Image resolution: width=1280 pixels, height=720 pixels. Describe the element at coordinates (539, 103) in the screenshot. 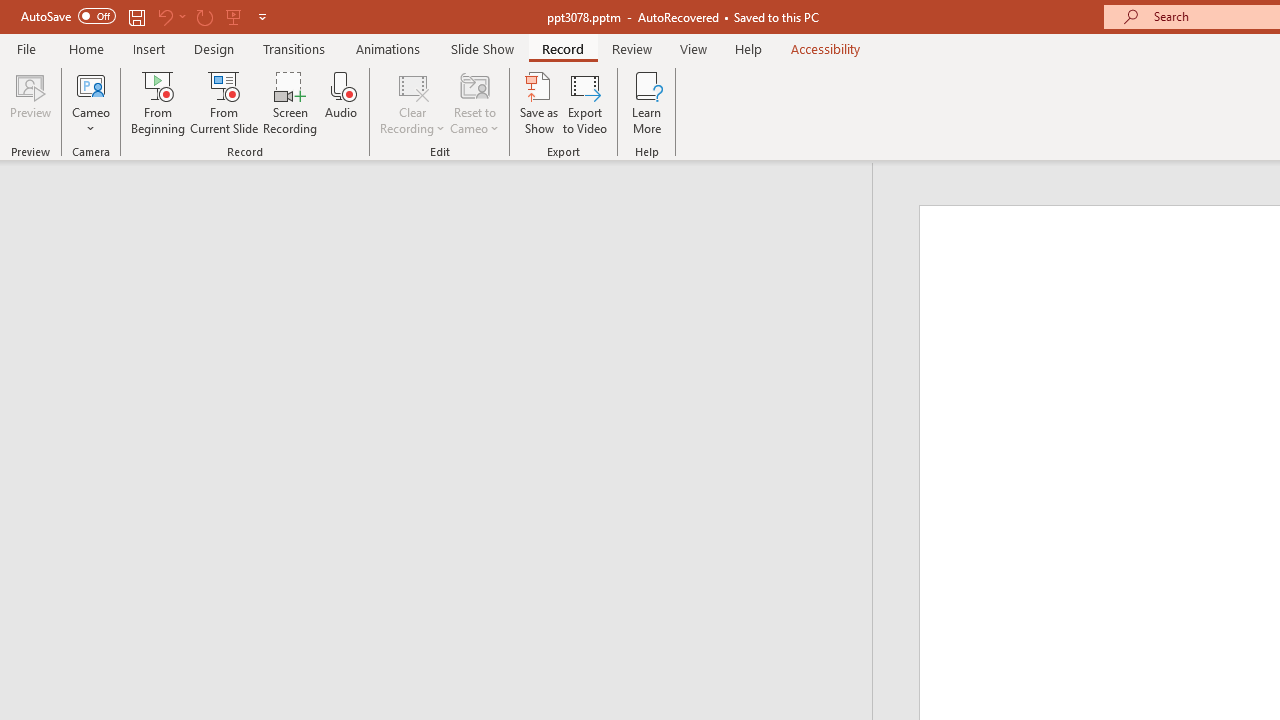

I see `'Save as Show'` at that location.